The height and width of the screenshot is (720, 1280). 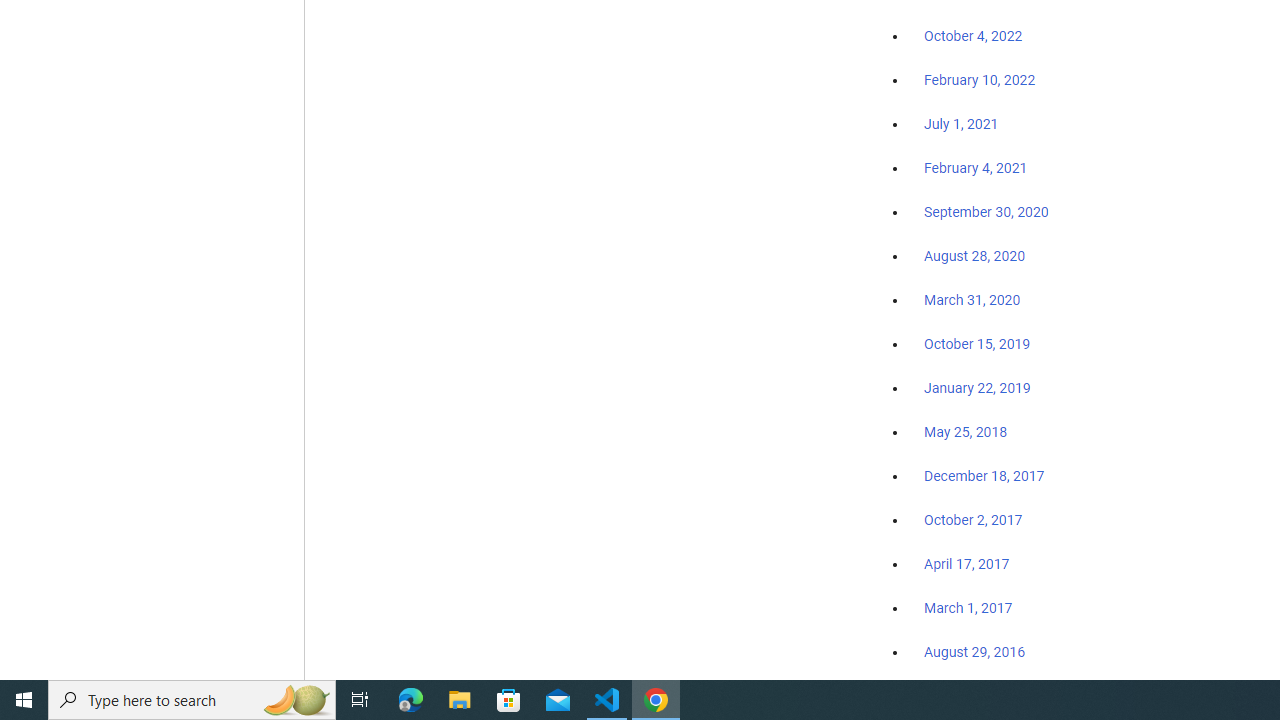 What do you see at coordinates (973, 519) in the screenshot?
I see `'October 2, 2017'` at bounding box center [973, 519].